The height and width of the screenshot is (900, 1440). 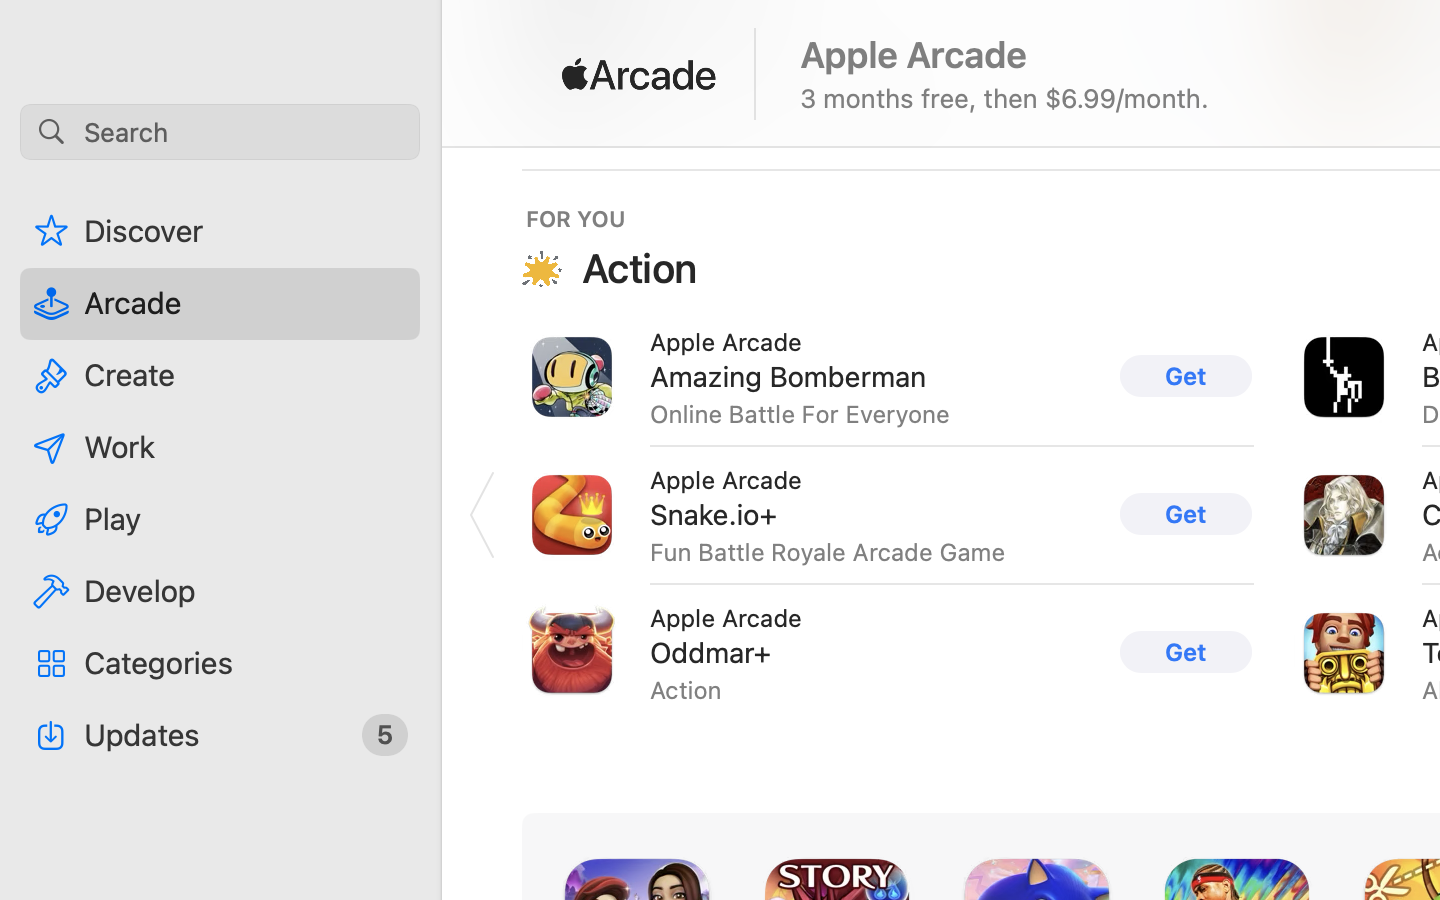 I want to click on '3 months free, then $6.99/month.', so click(x=1003, y=97).